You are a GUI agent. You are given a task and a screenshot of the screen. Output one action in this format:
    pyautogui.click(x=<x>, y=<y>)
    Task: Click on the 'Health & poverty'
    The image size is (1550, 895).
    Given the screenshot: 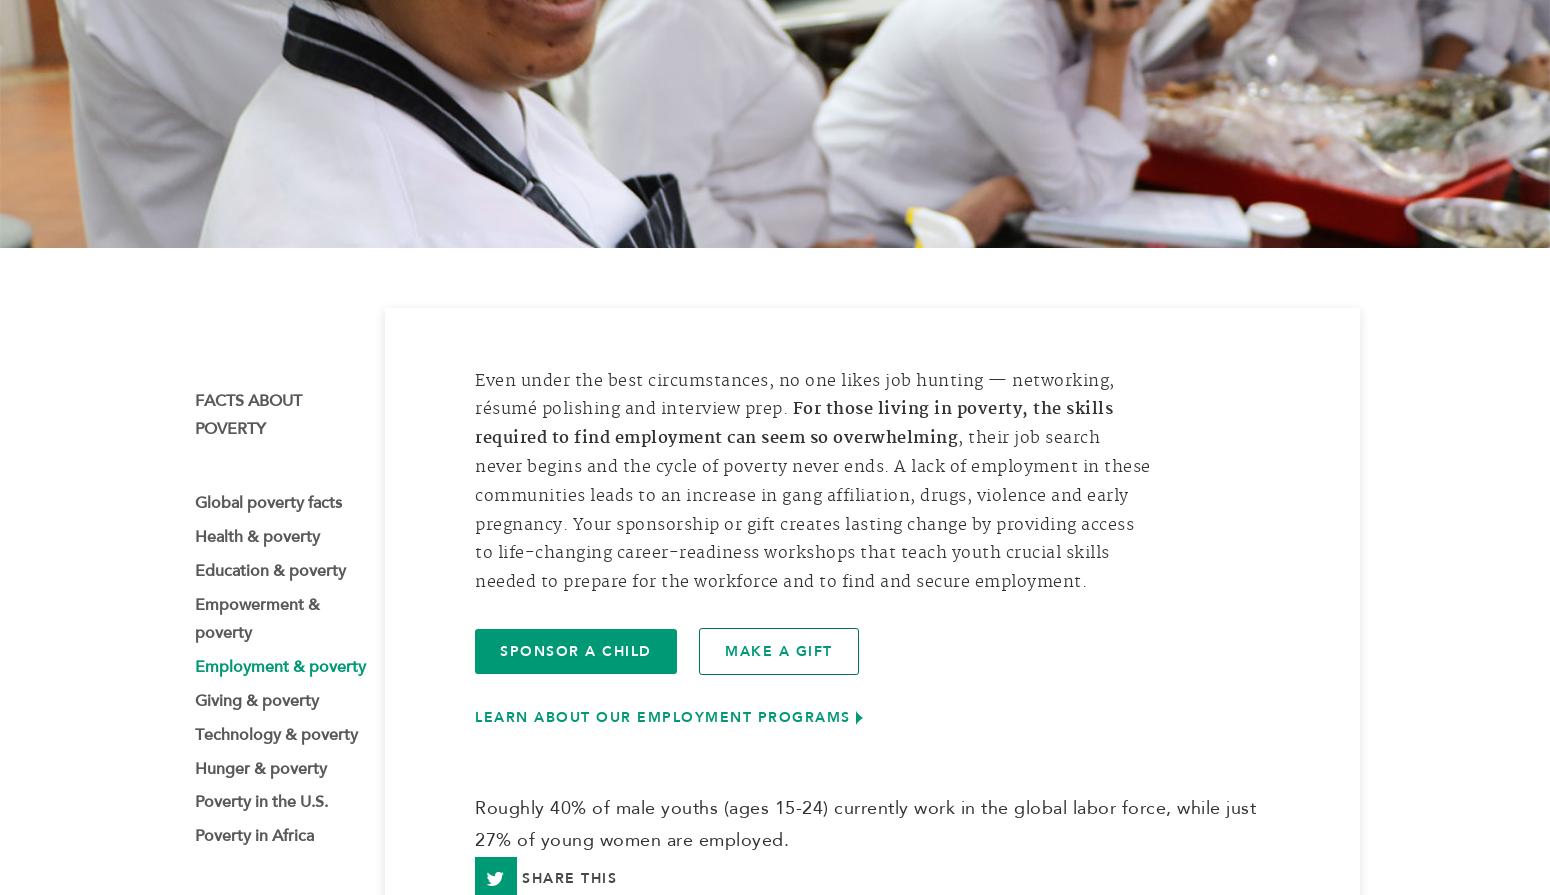 What is the action you would take?
    pyautogui.click(x=257, y=543)
    